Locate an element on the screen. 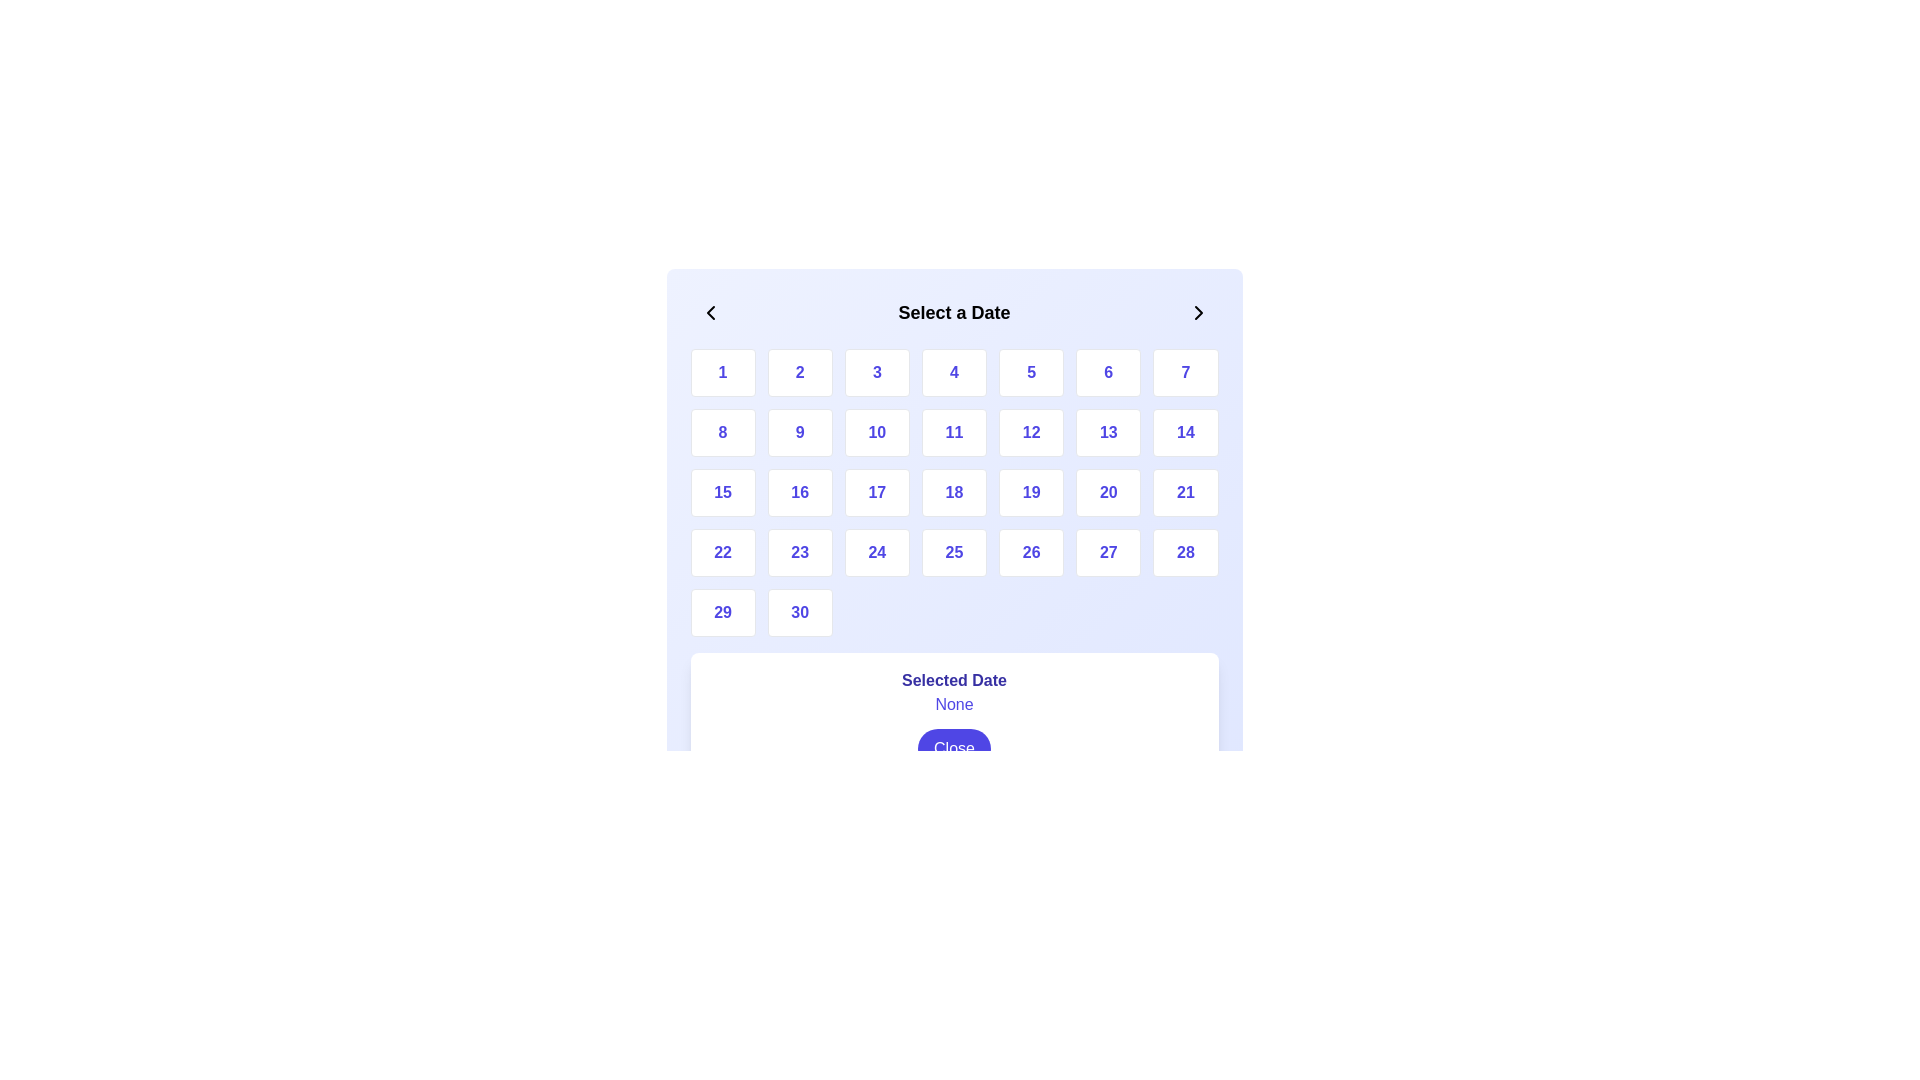 This screenshot has height=1080, width=1920. the right-pointing chevron icon located at the top-right corner of the interface, adjacent to the 'Select a Date' header in the date selection panel is located at coordinates (1198, 312).